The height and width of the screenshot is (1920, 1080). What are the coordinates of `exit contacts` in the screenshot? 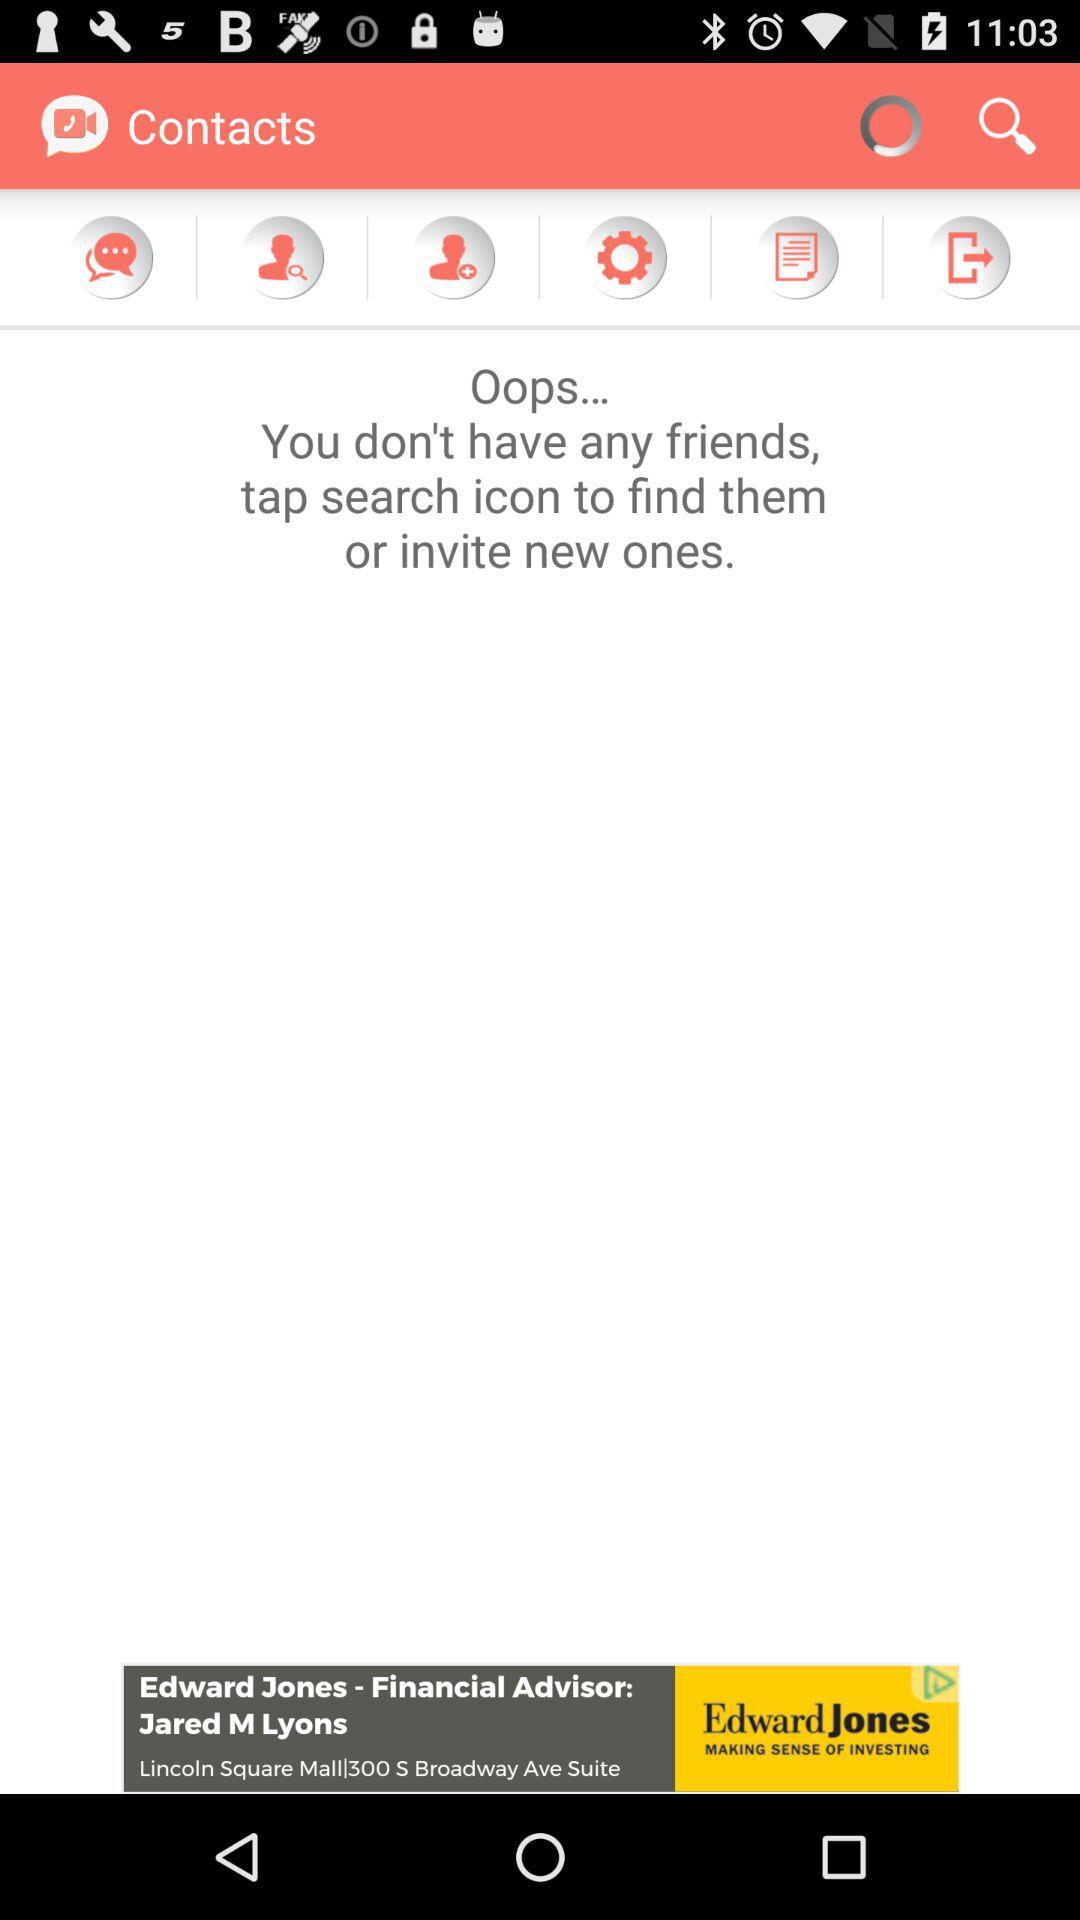 It's located at (967, 256).